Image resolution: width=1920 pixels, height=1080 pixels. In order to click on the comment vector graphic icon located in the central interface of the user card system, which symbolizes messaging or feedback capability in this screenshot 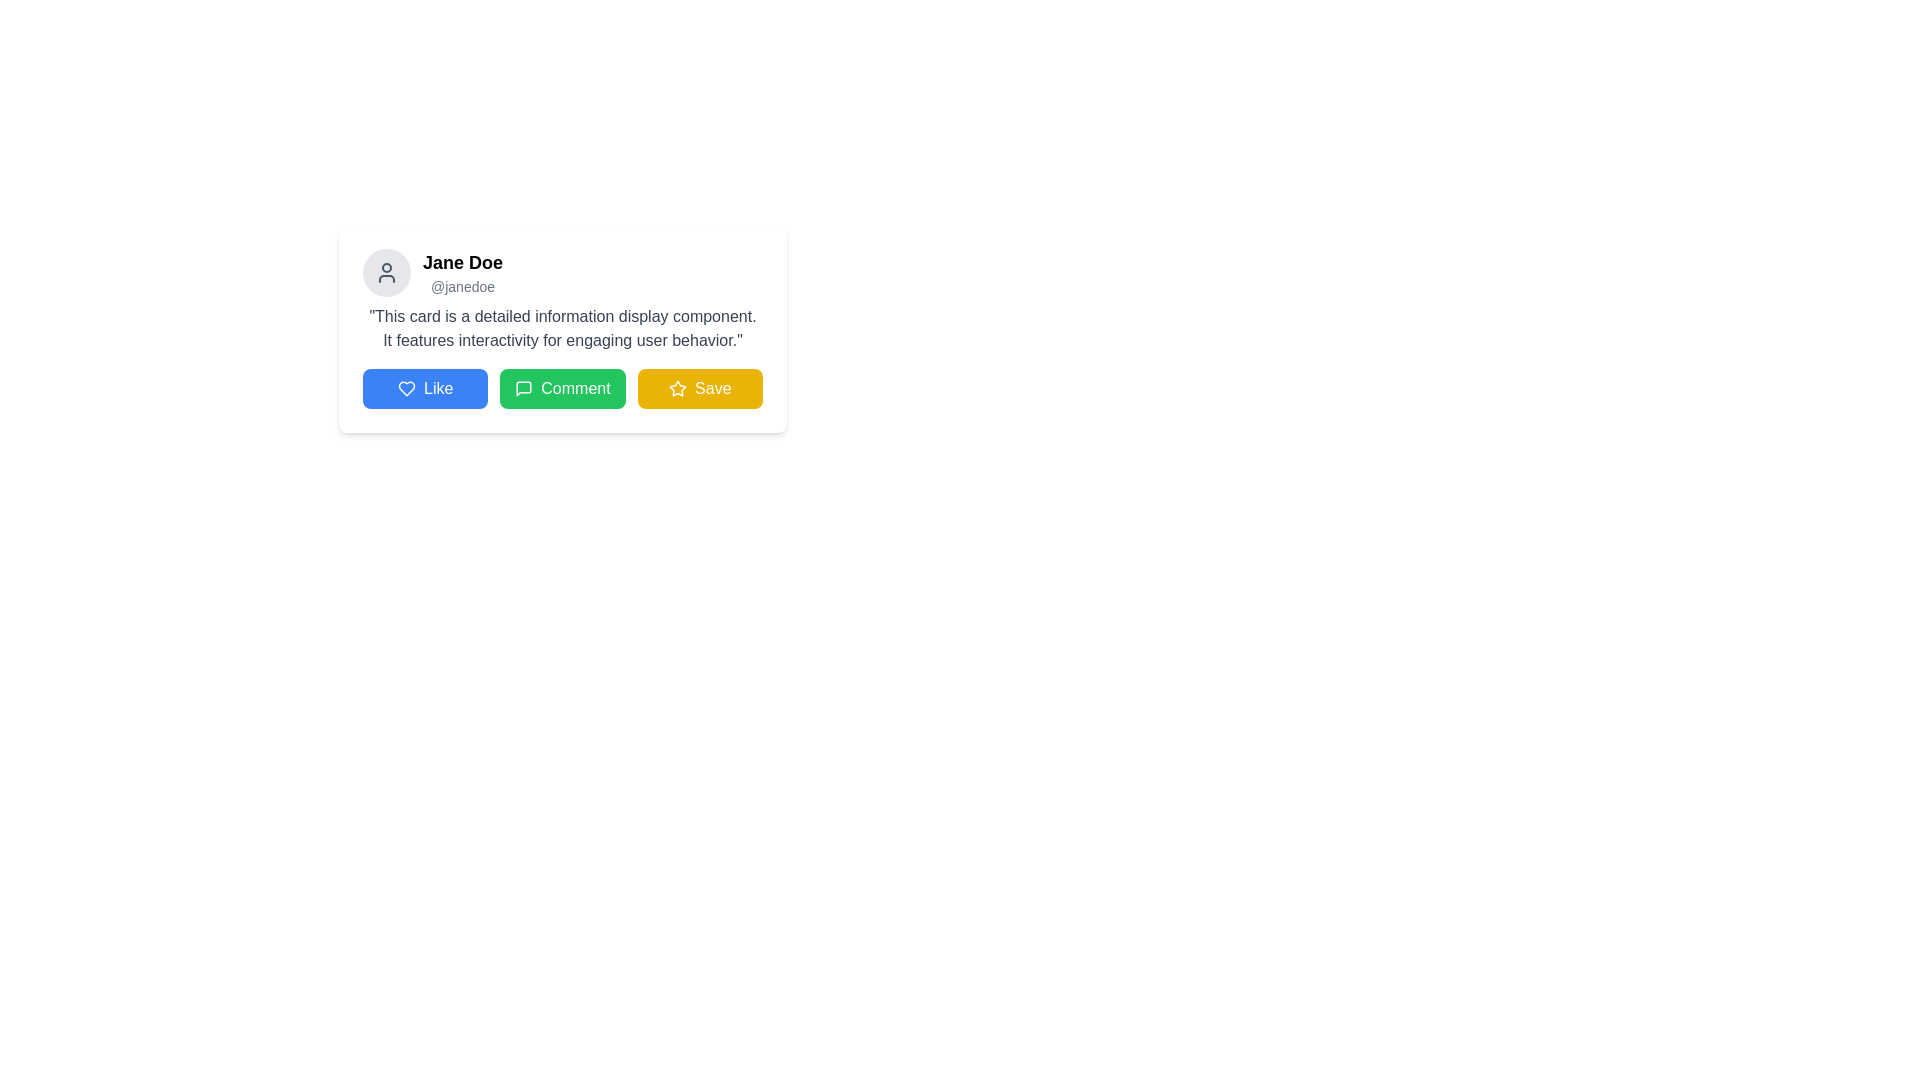, I will do `click(524, 389)`.